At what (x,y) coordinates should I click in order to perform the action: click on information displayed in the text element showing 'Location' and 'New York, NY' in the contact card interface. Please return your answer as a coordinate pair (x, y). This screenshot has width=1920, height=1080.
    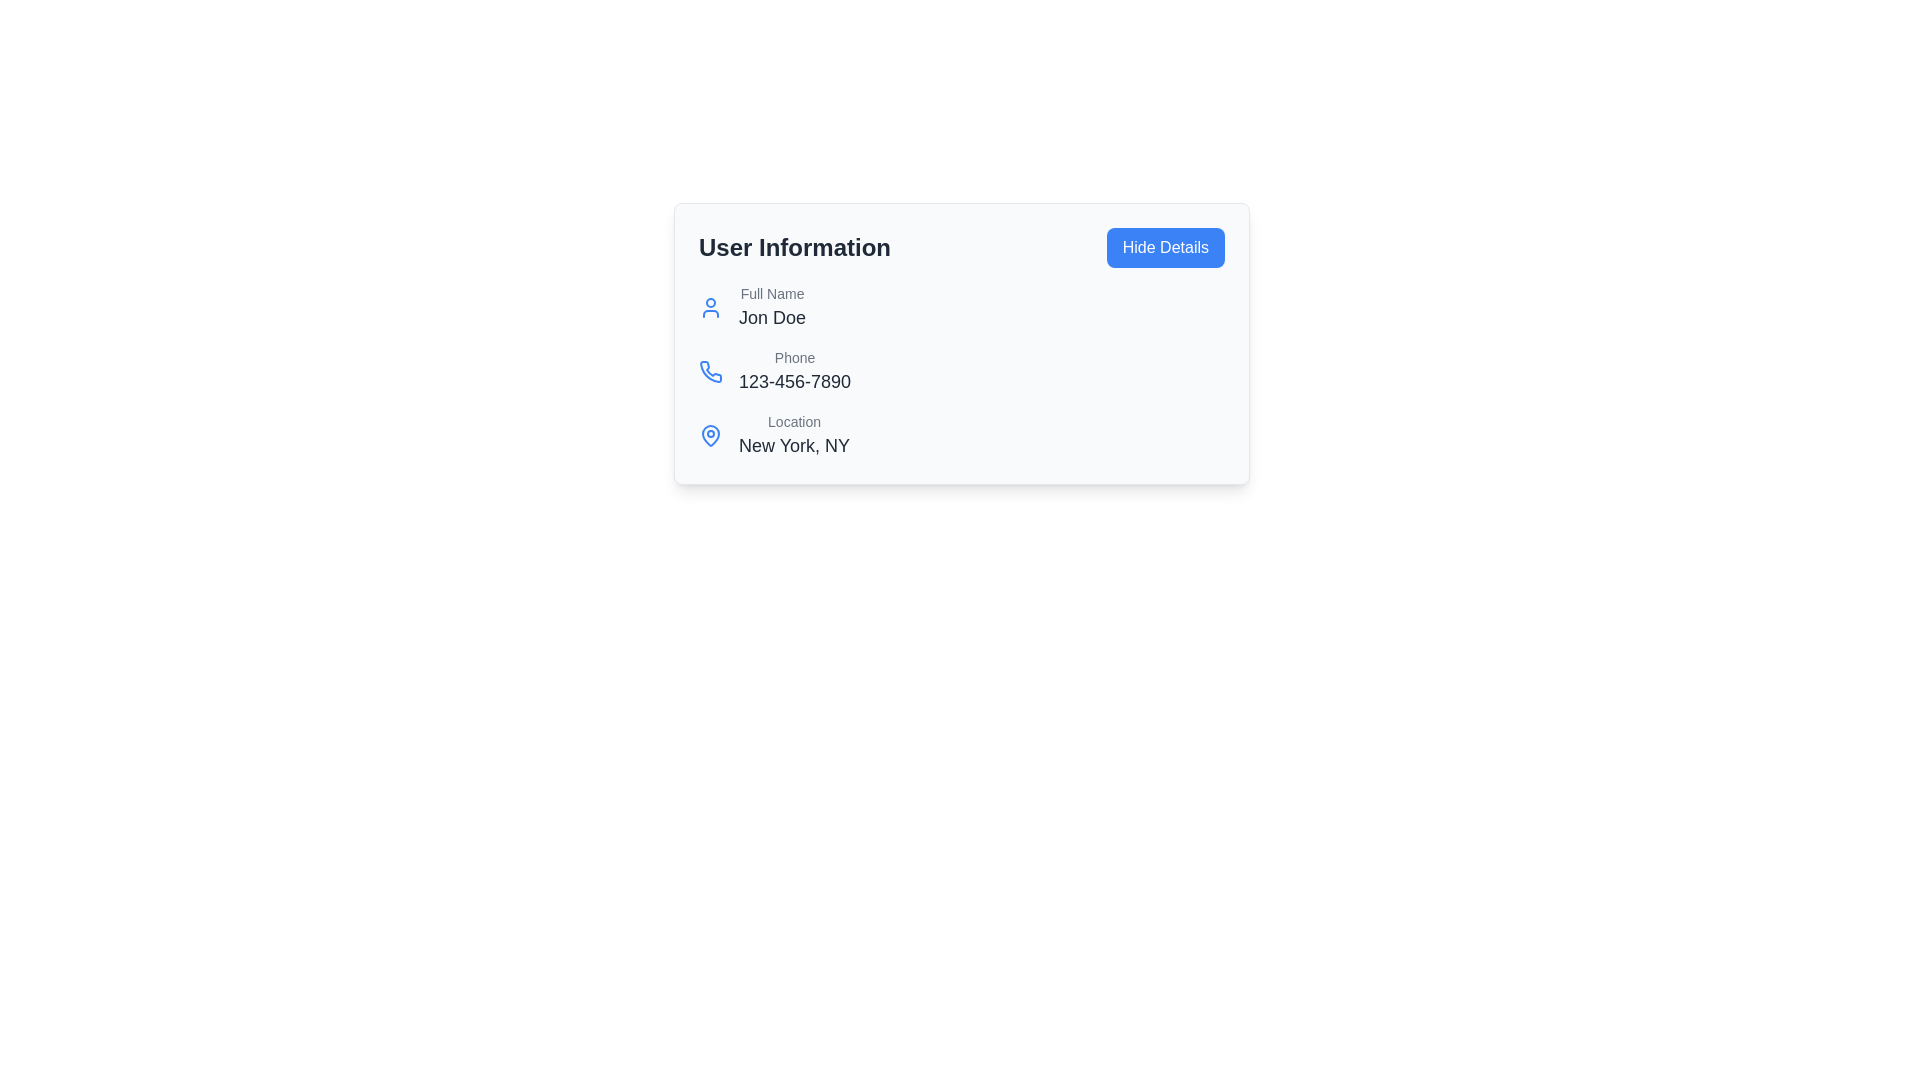
    Looking at the image, I should click on (793, 434).